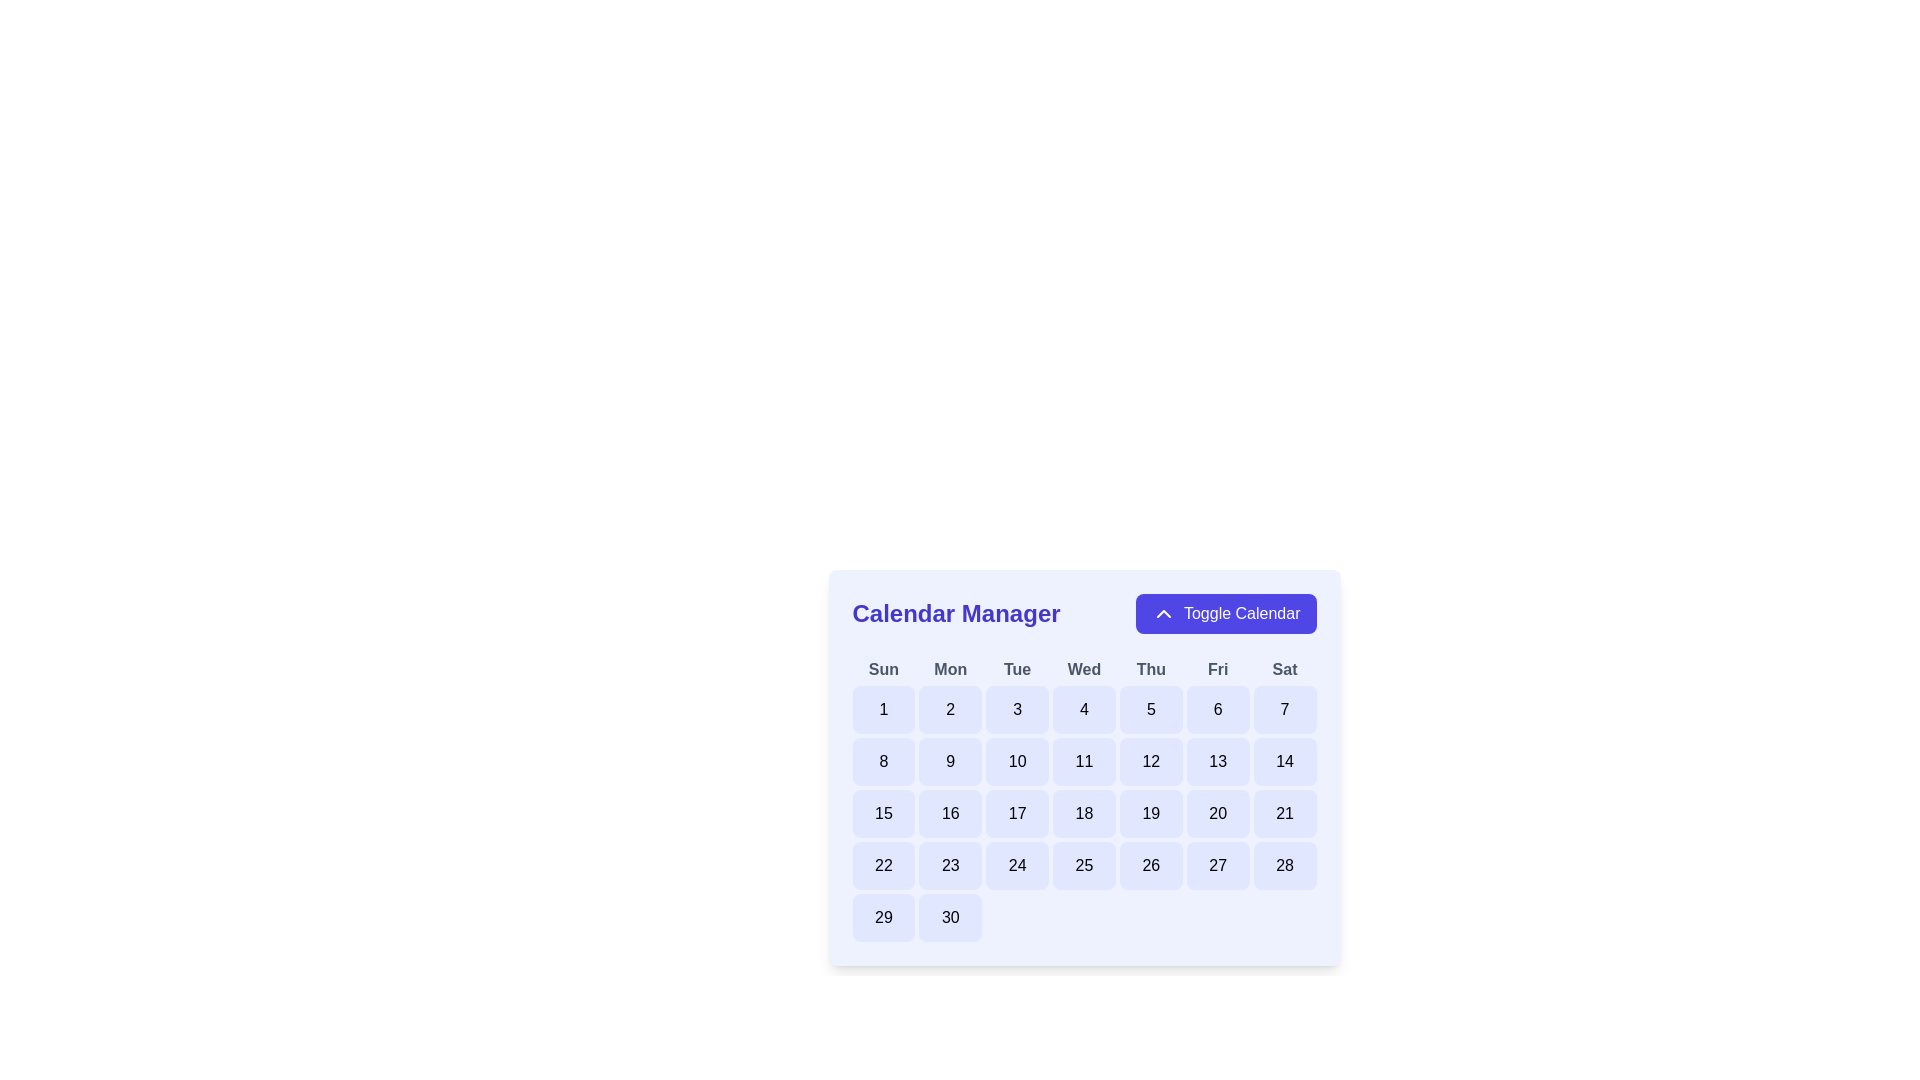 This screenshot has width=1920, height=1080. Describe the element at coordinates (1017, 813) in the screenshot. I see `the selectable day button representing 'Tue' in the calendar widget` at that location.